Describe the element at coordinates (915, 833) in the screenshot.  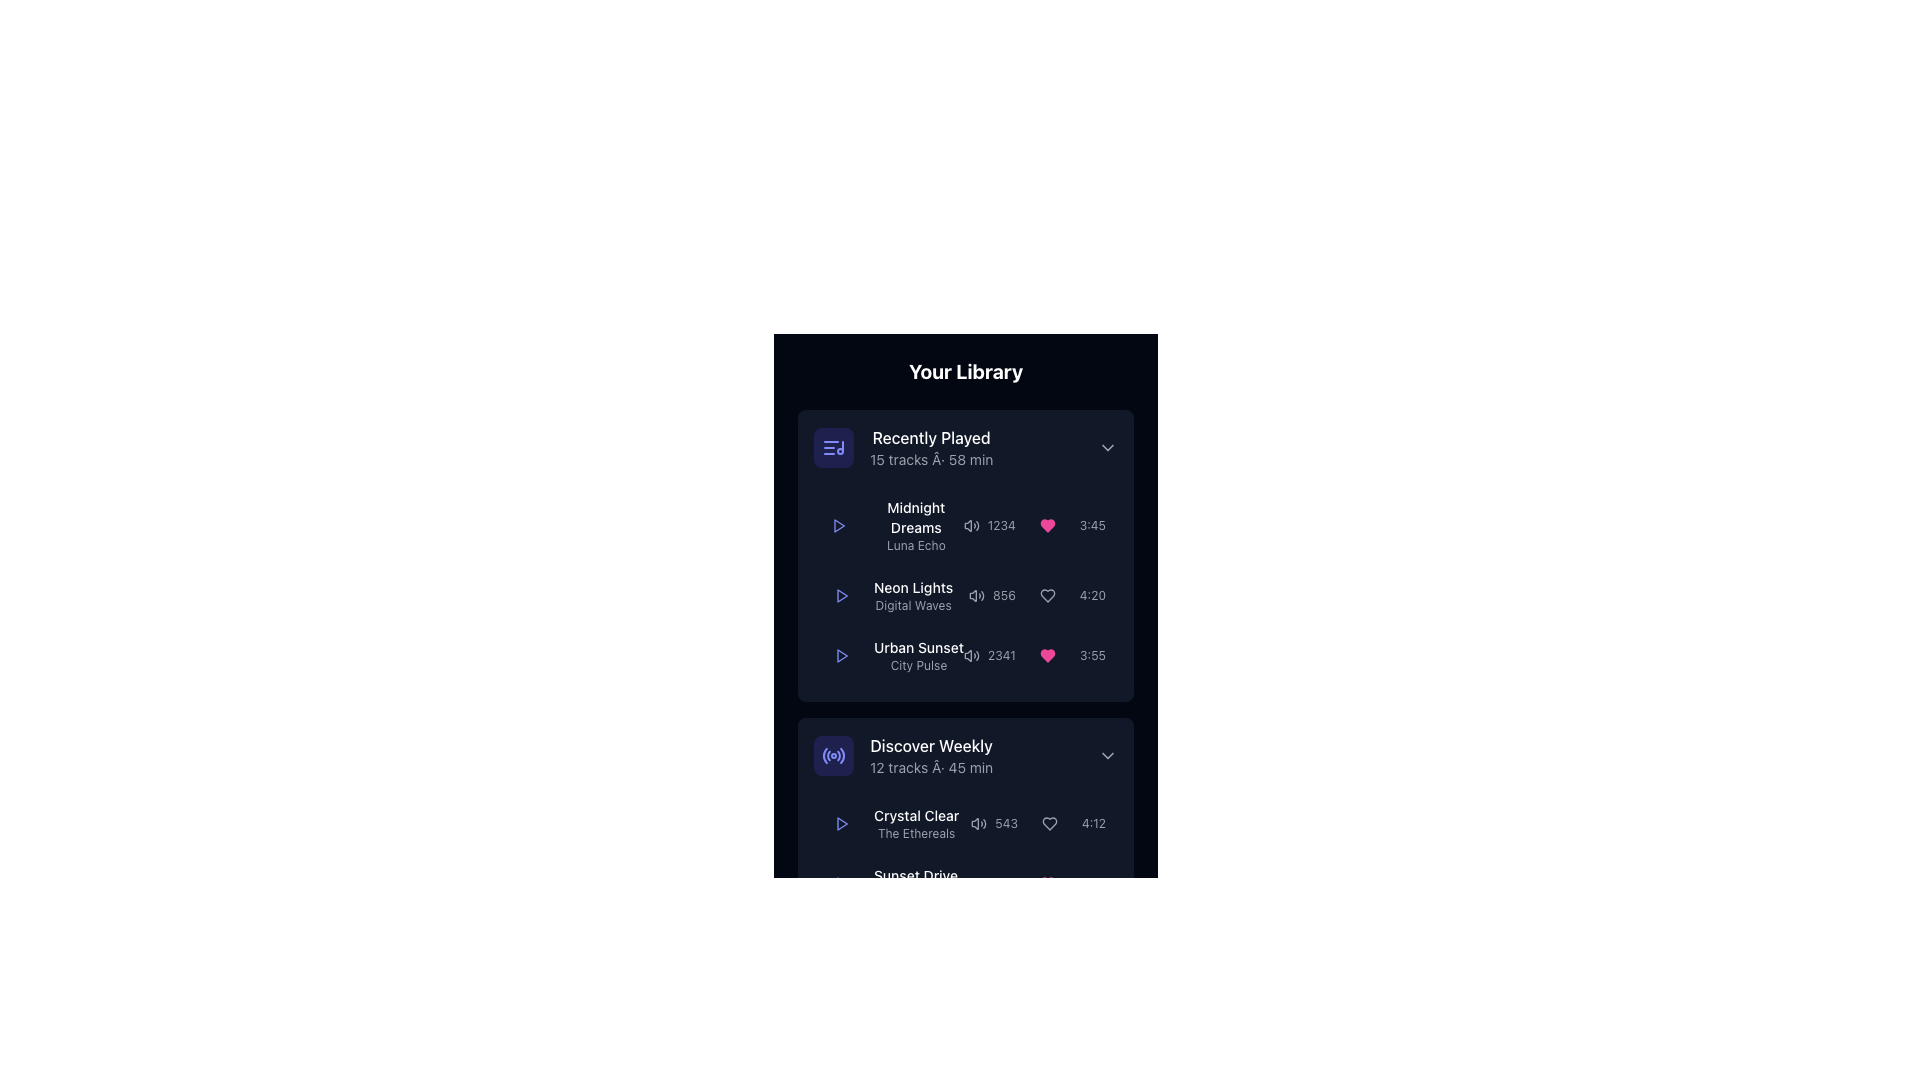
I see `the static text label that reads 'The Ethereals', which is gray-colored and positioned directly beneath the larger text 'Crystal Clear' in the 'Discover Weekly' section` at that location.